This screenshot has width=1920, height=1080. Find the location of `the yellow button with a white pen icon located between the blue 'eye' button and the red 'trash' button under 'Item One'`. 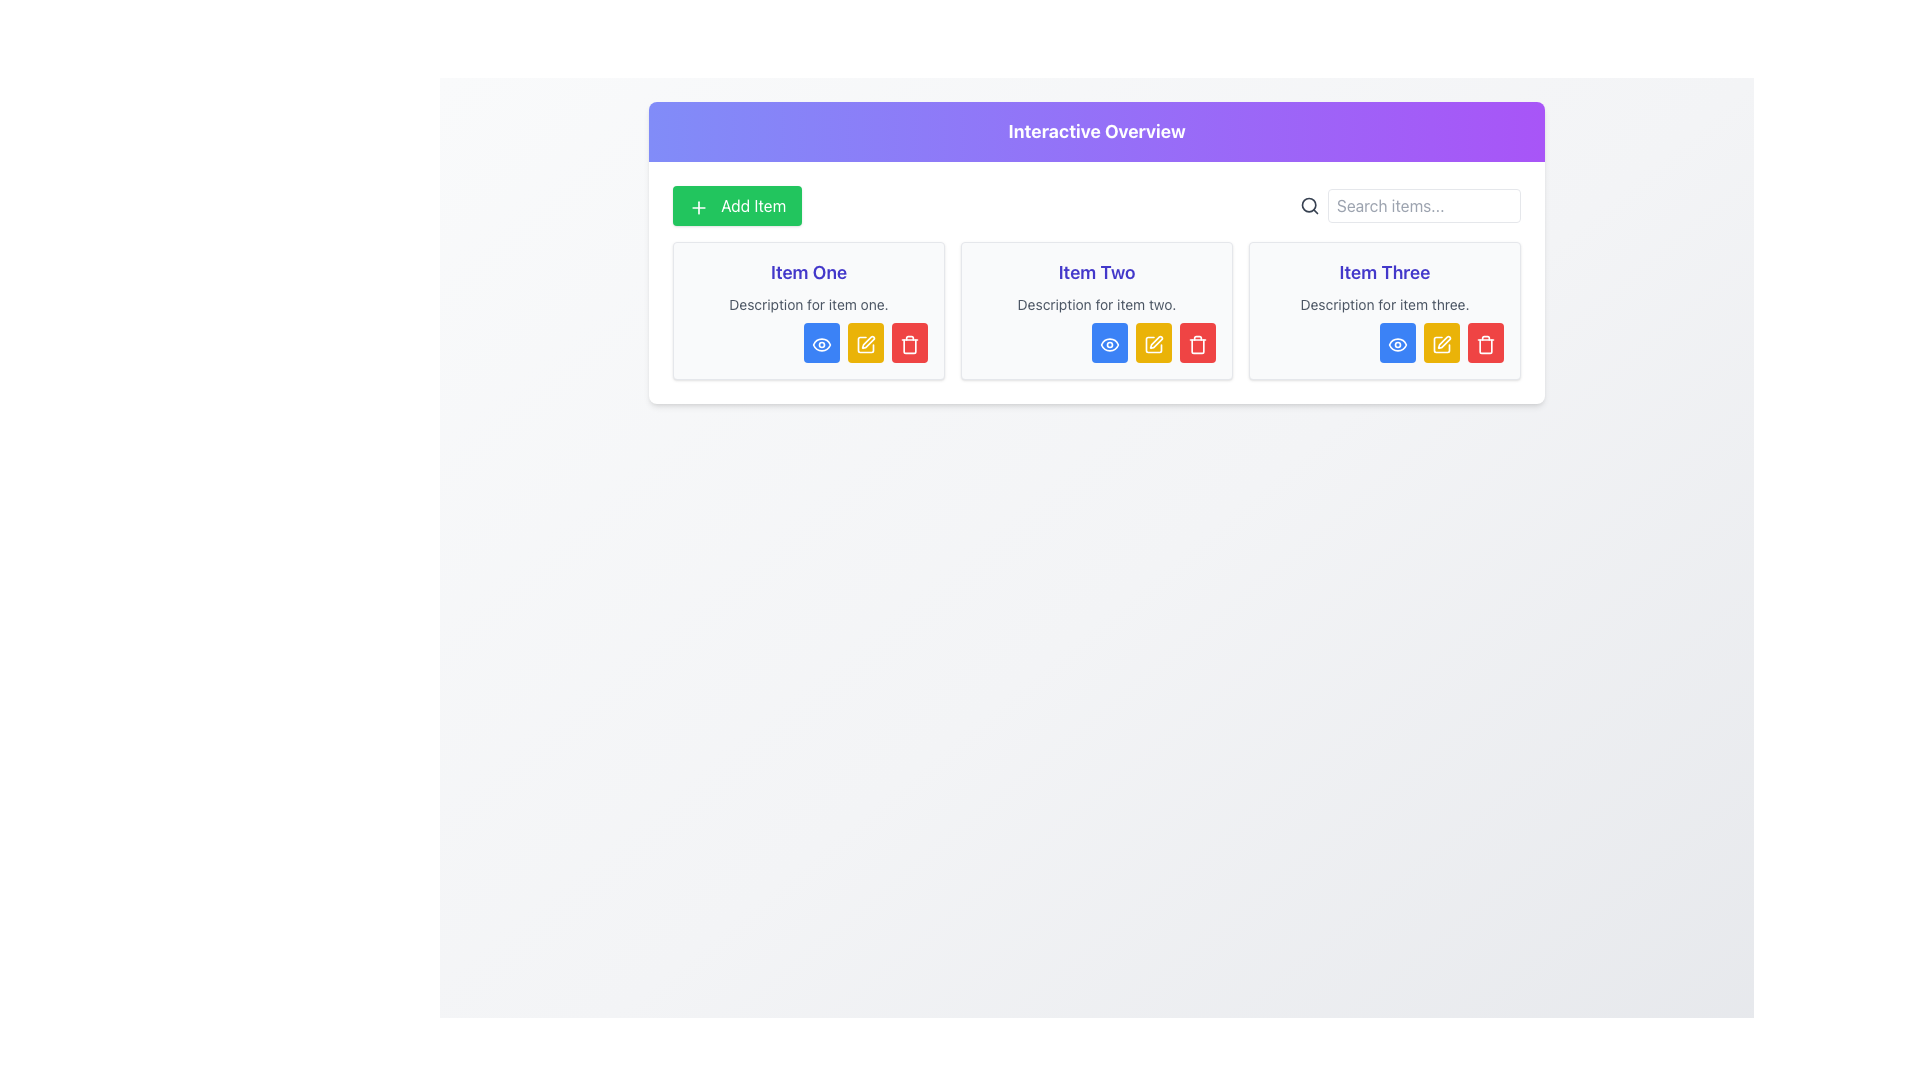

the yellow button with a white pen icon located between the blue 'eye' button and the red 'trash' button under 'Item One' is located at coordinates (865, 342).